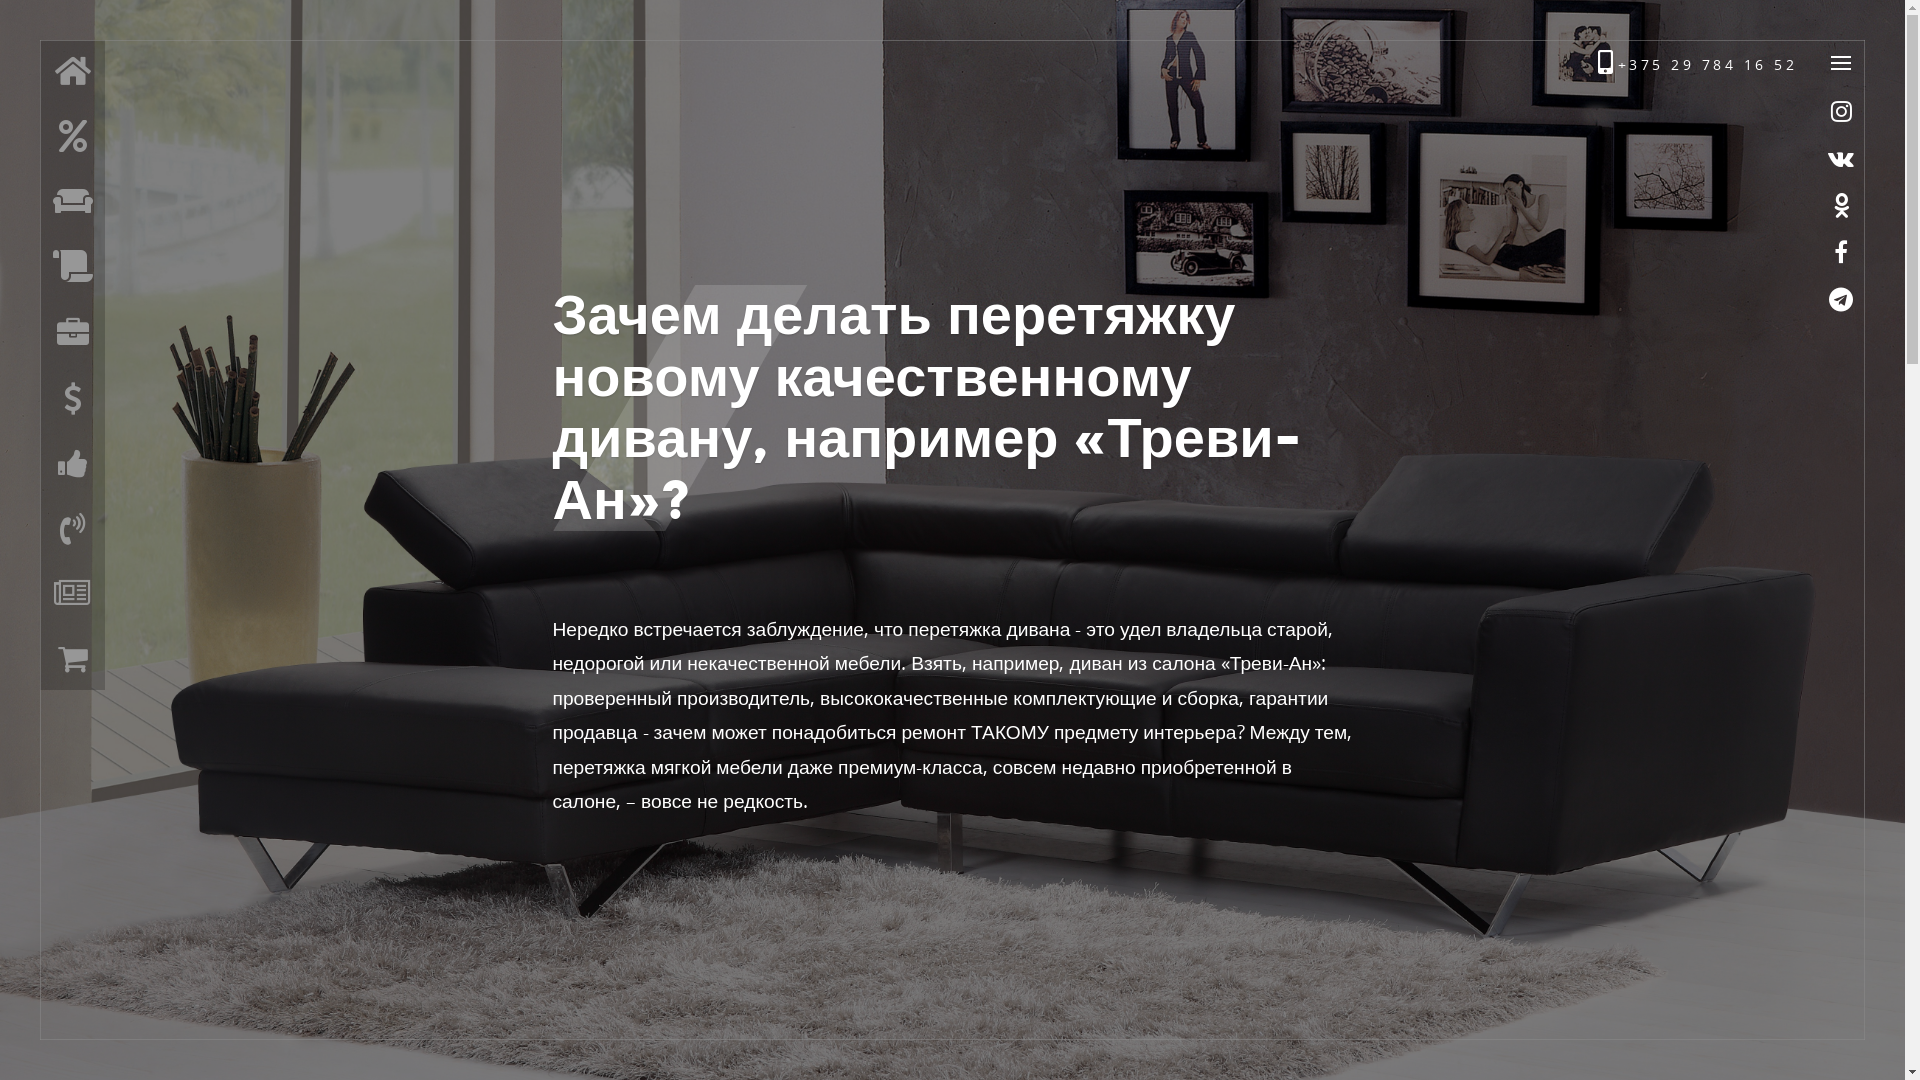 Image resolution: width=1920 pixels, height=1080 pixels. I want to click on '+375 29 784 16 52', so click(1696, 63).